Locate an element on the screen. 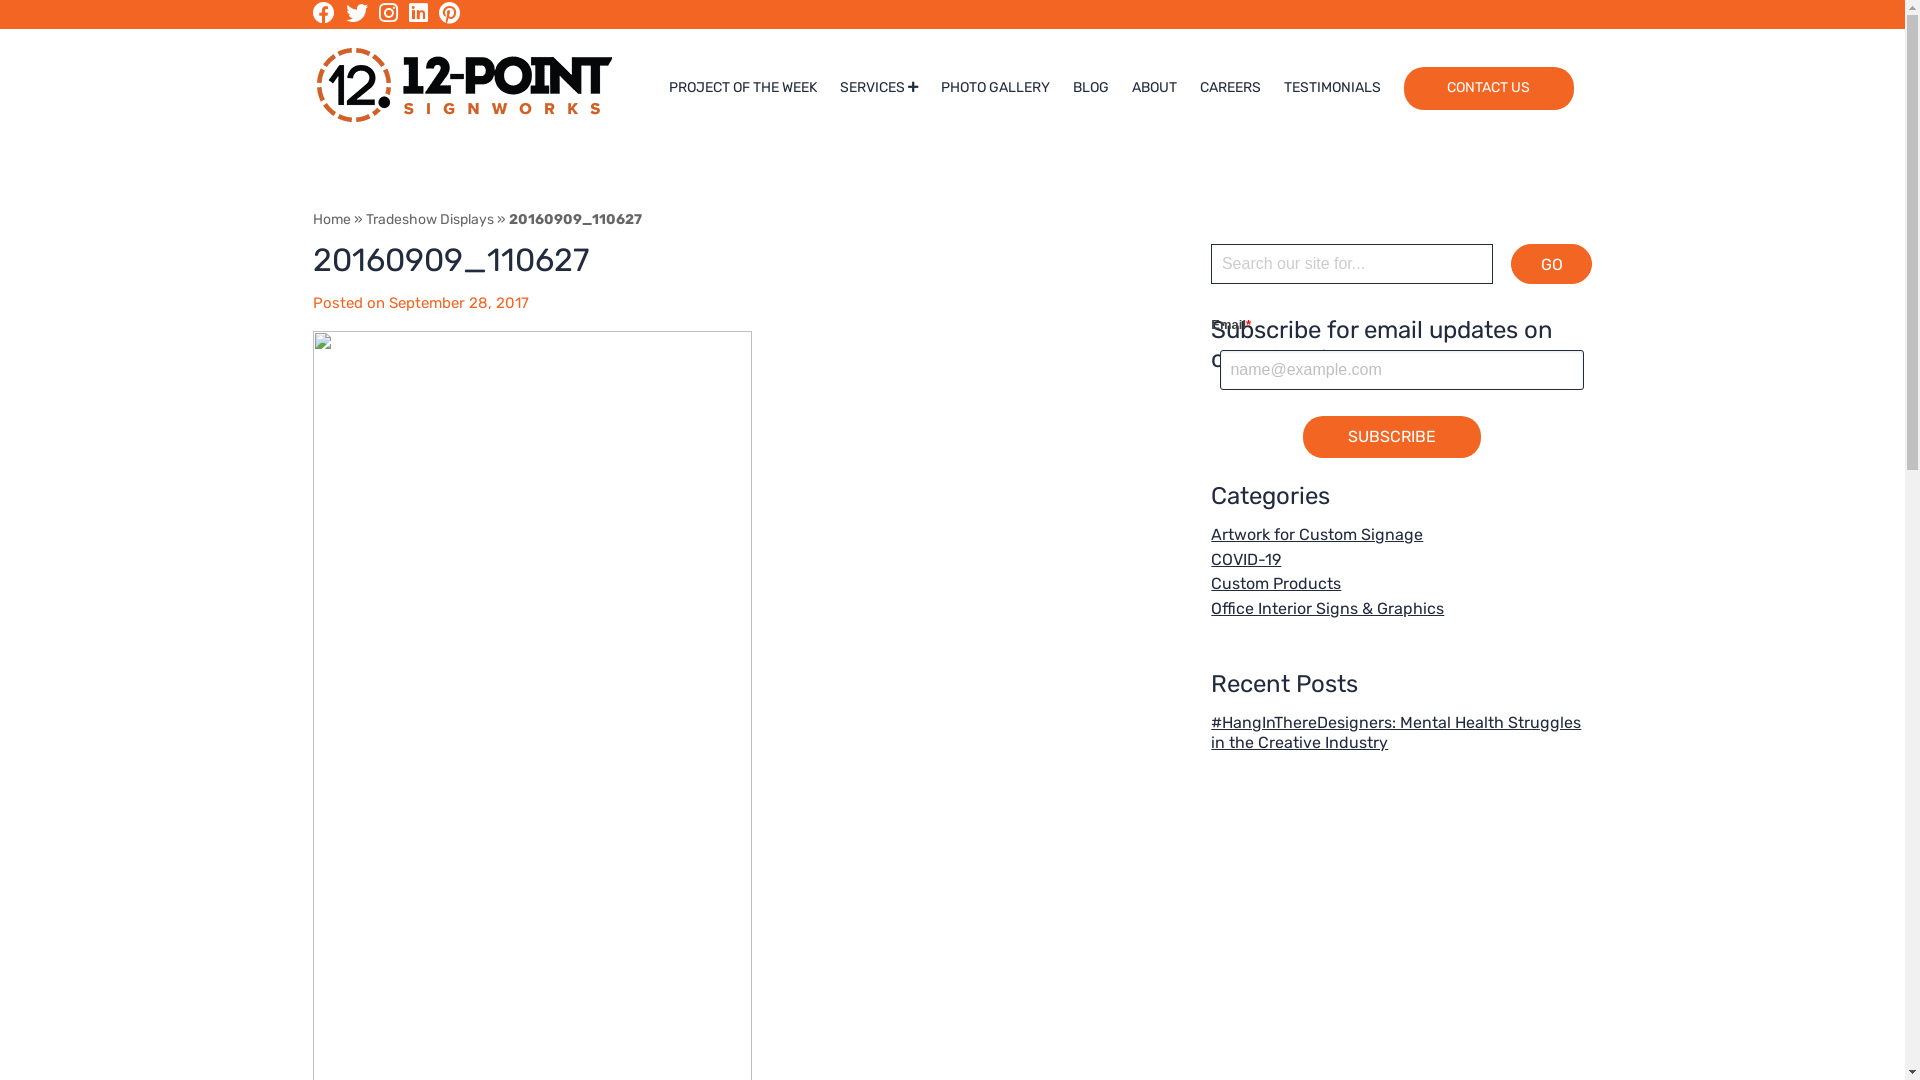 This screenshot has height=1080, width=1920. 'PHOTO GALLERY' is located at coordinates (995, 87).